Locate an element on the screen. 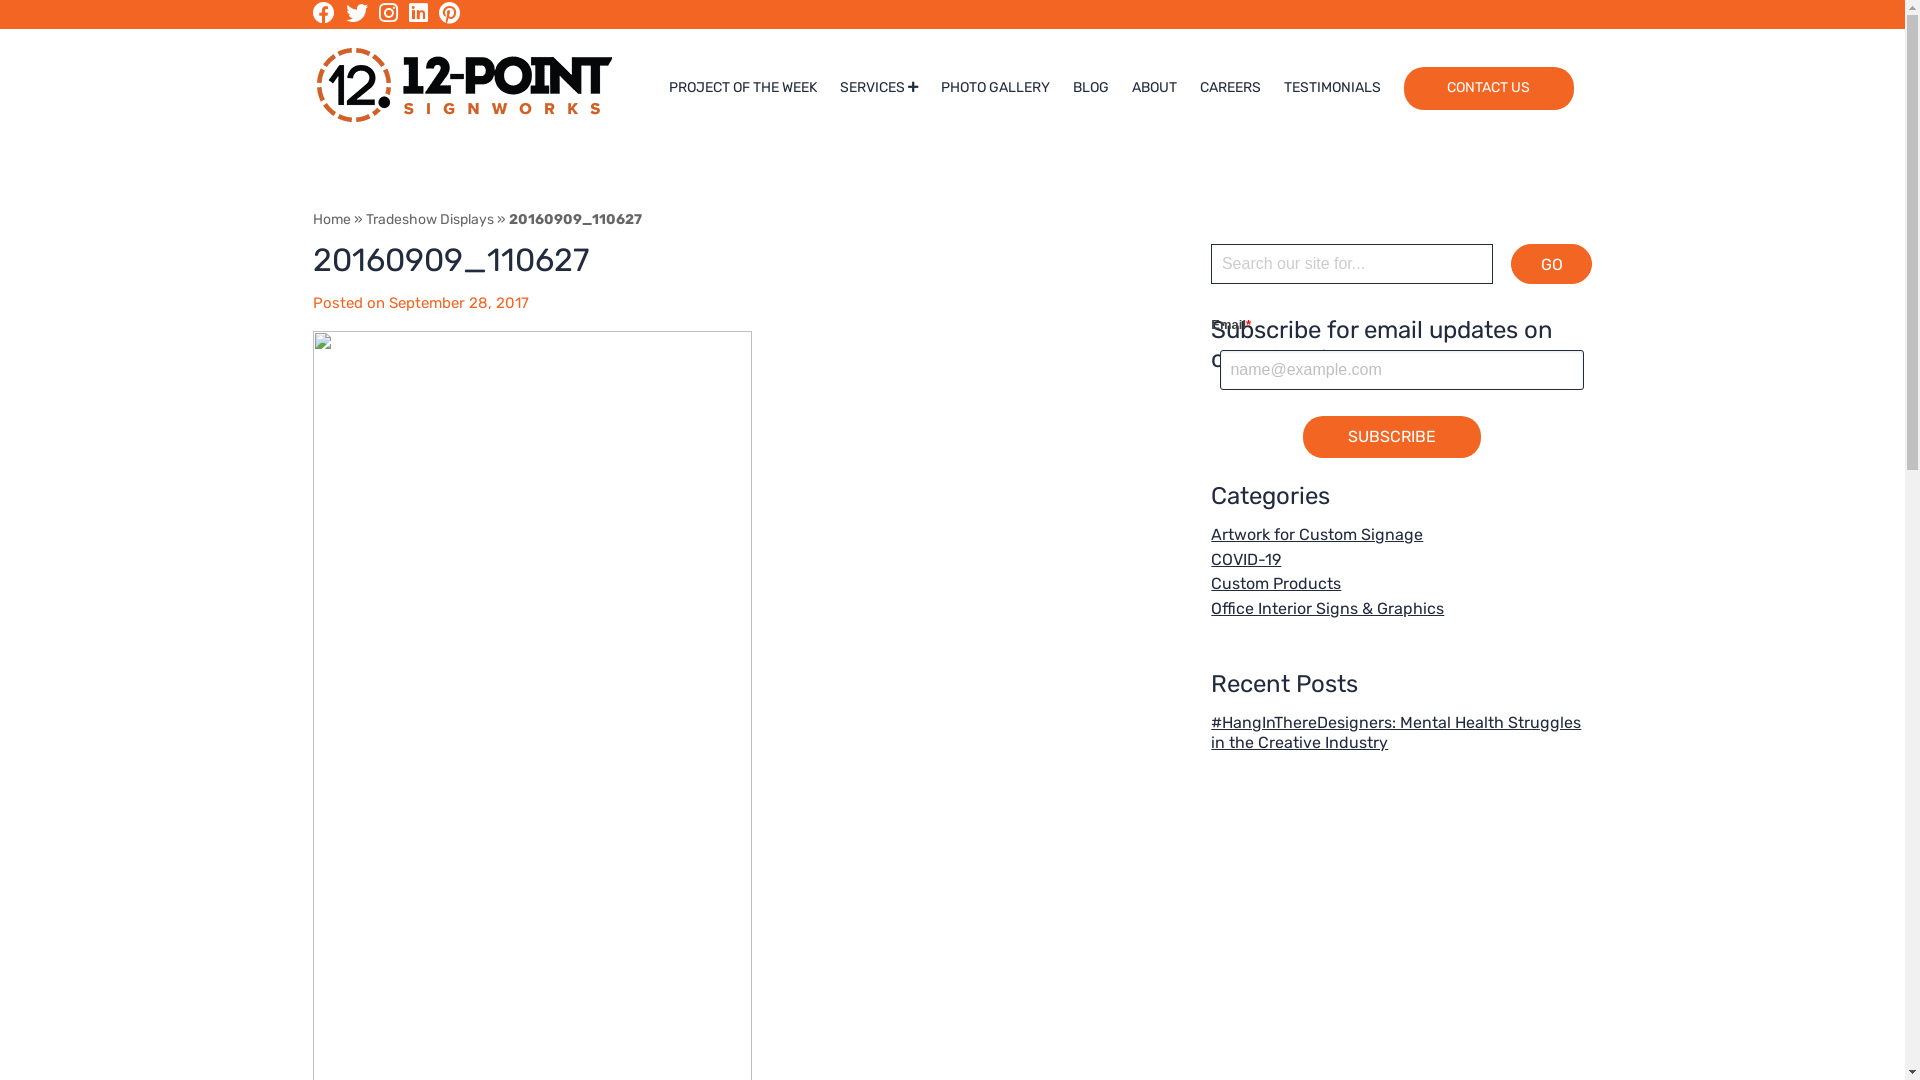 This screenshot has height=1080, width=1920. 'PHOTO GALLERY' is located at coordinates (995, 87).